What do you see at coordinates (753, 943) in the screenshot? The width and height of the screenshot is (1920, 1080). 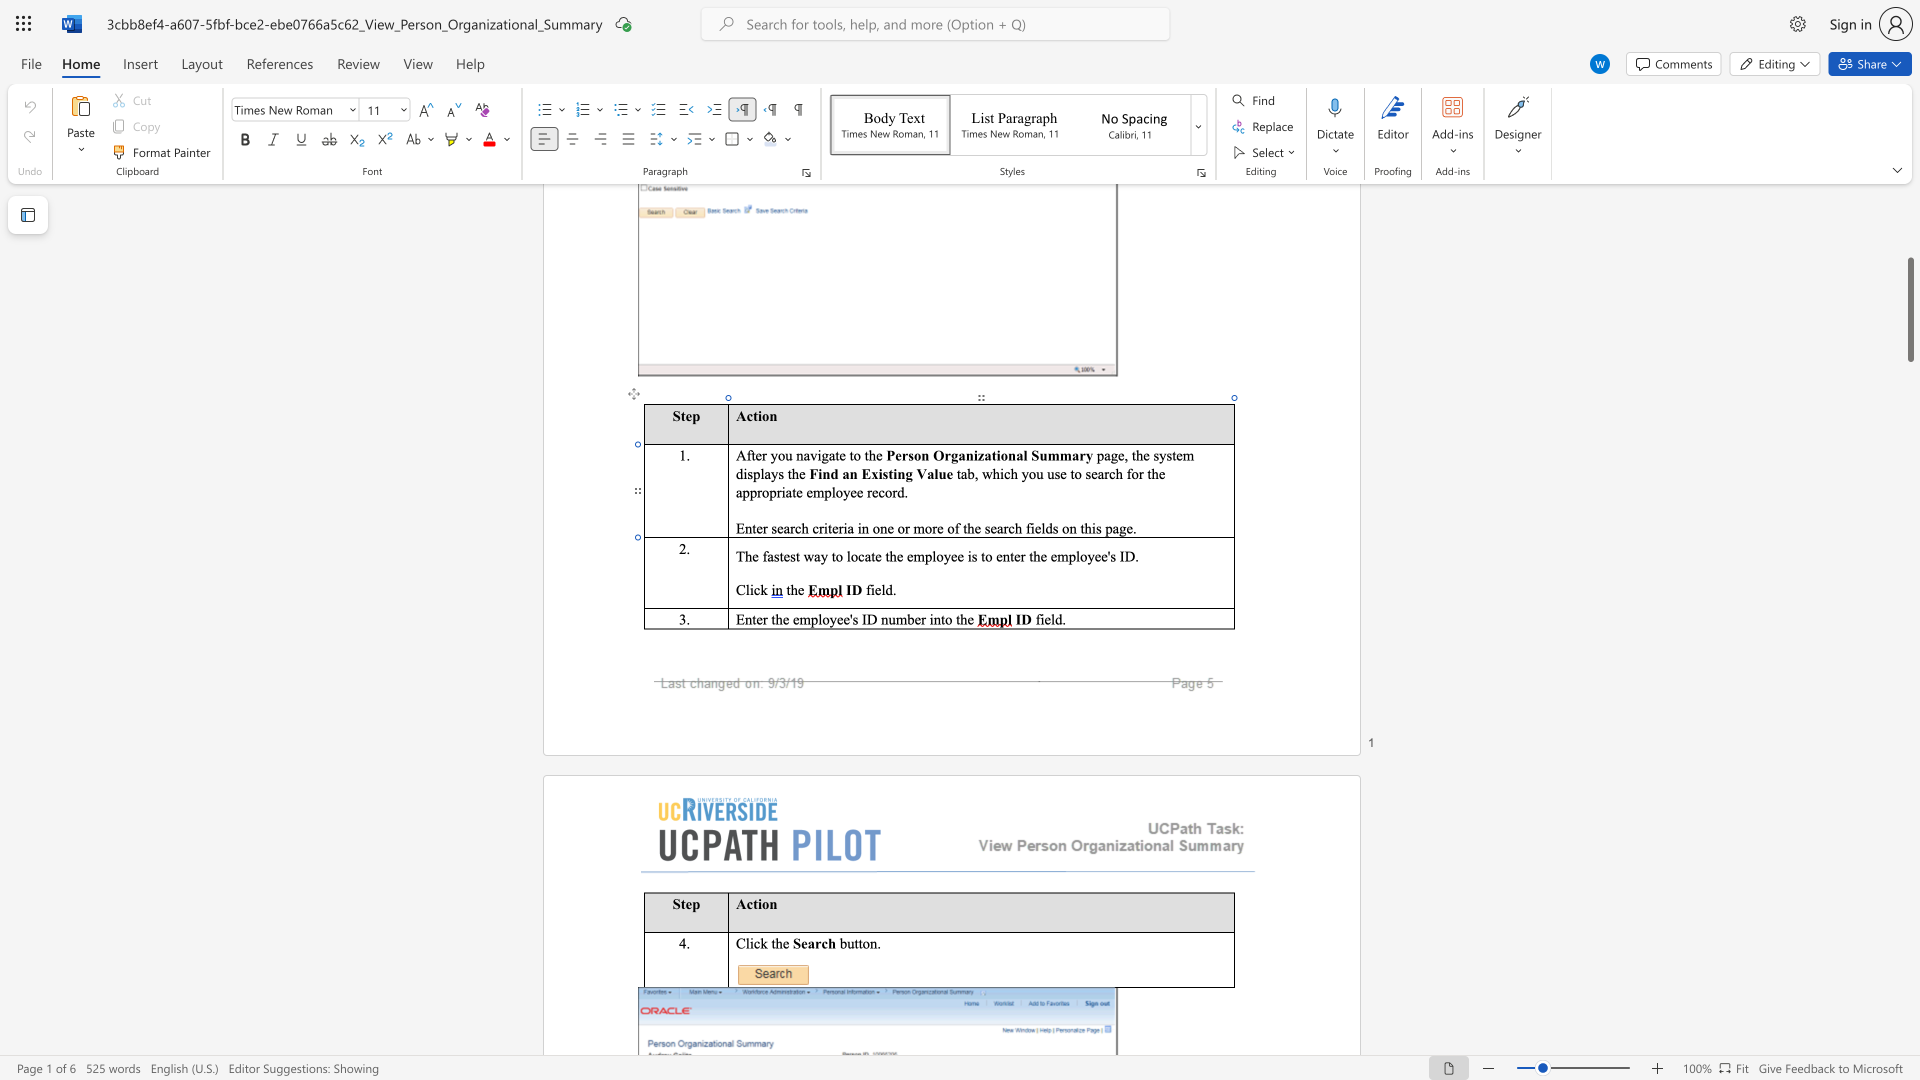 I see `the space between the continuous character "i" and "c" in the text` at bounding box center [753, 943].